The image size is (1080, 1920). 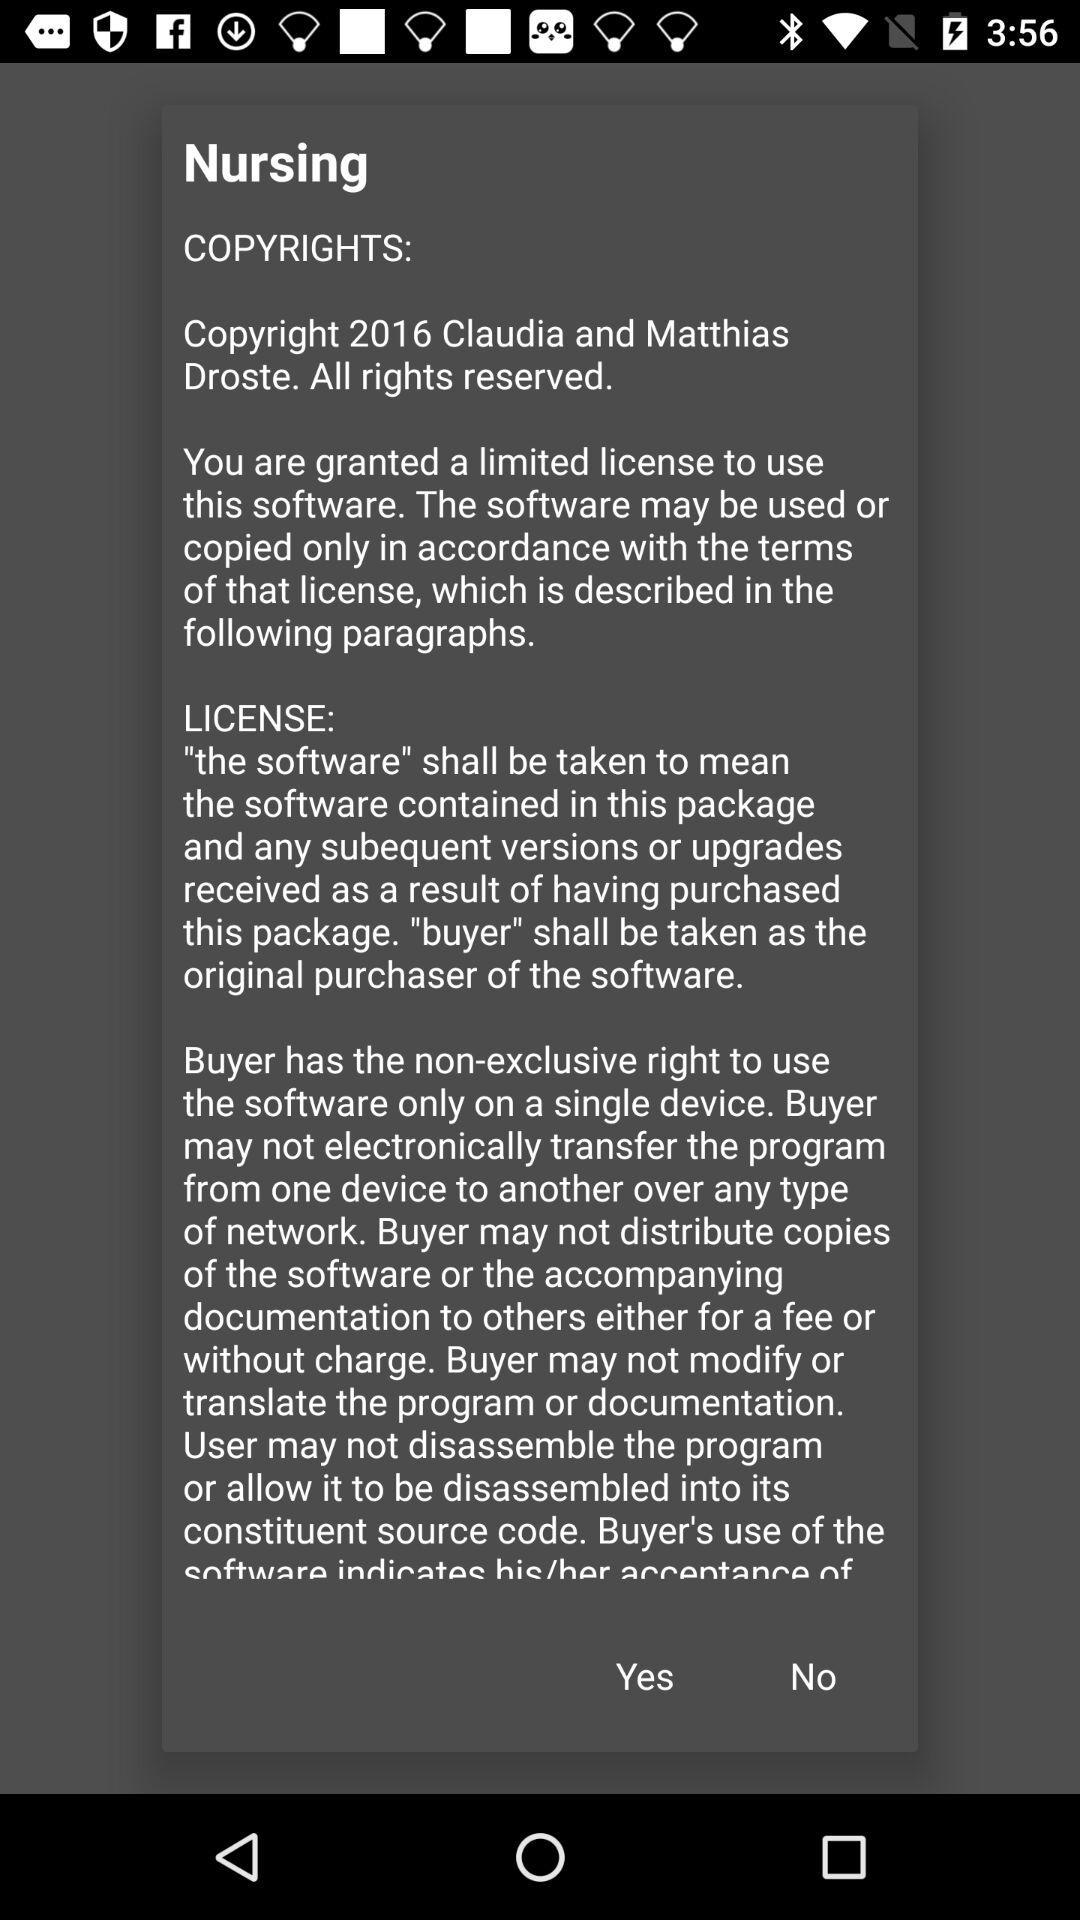 What do you see at coordinates (644, 1675) in the screenshot?
I see `the icon at the bottom` at bounding box center [644, 1675].